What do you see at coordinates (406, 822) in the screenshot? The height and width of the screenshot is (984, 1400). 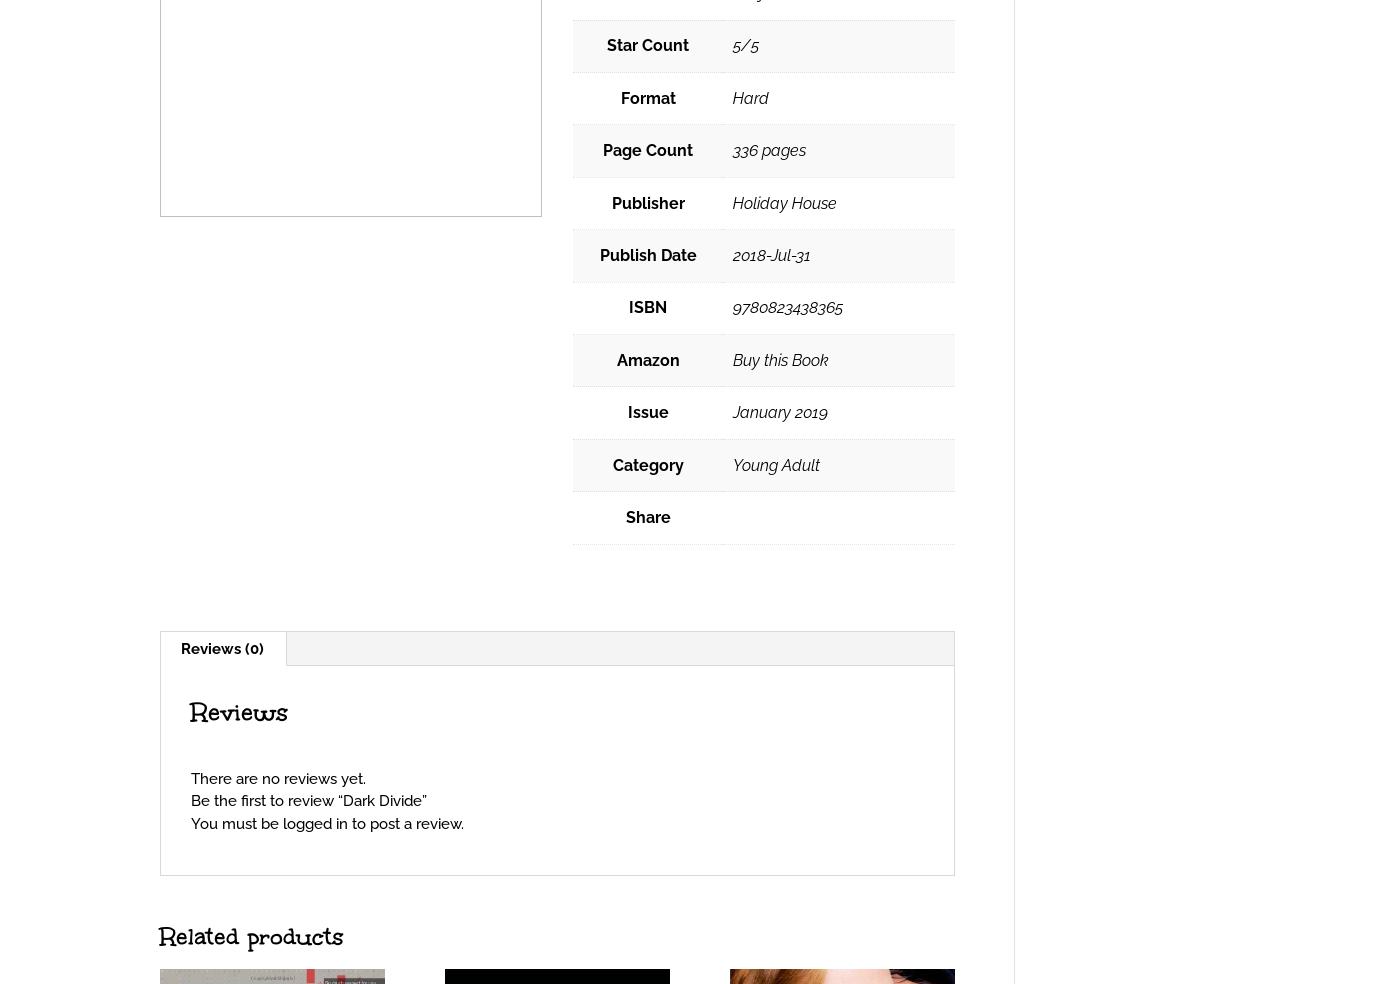 I see `'to post a review.'` at bounding box center [406, 822].